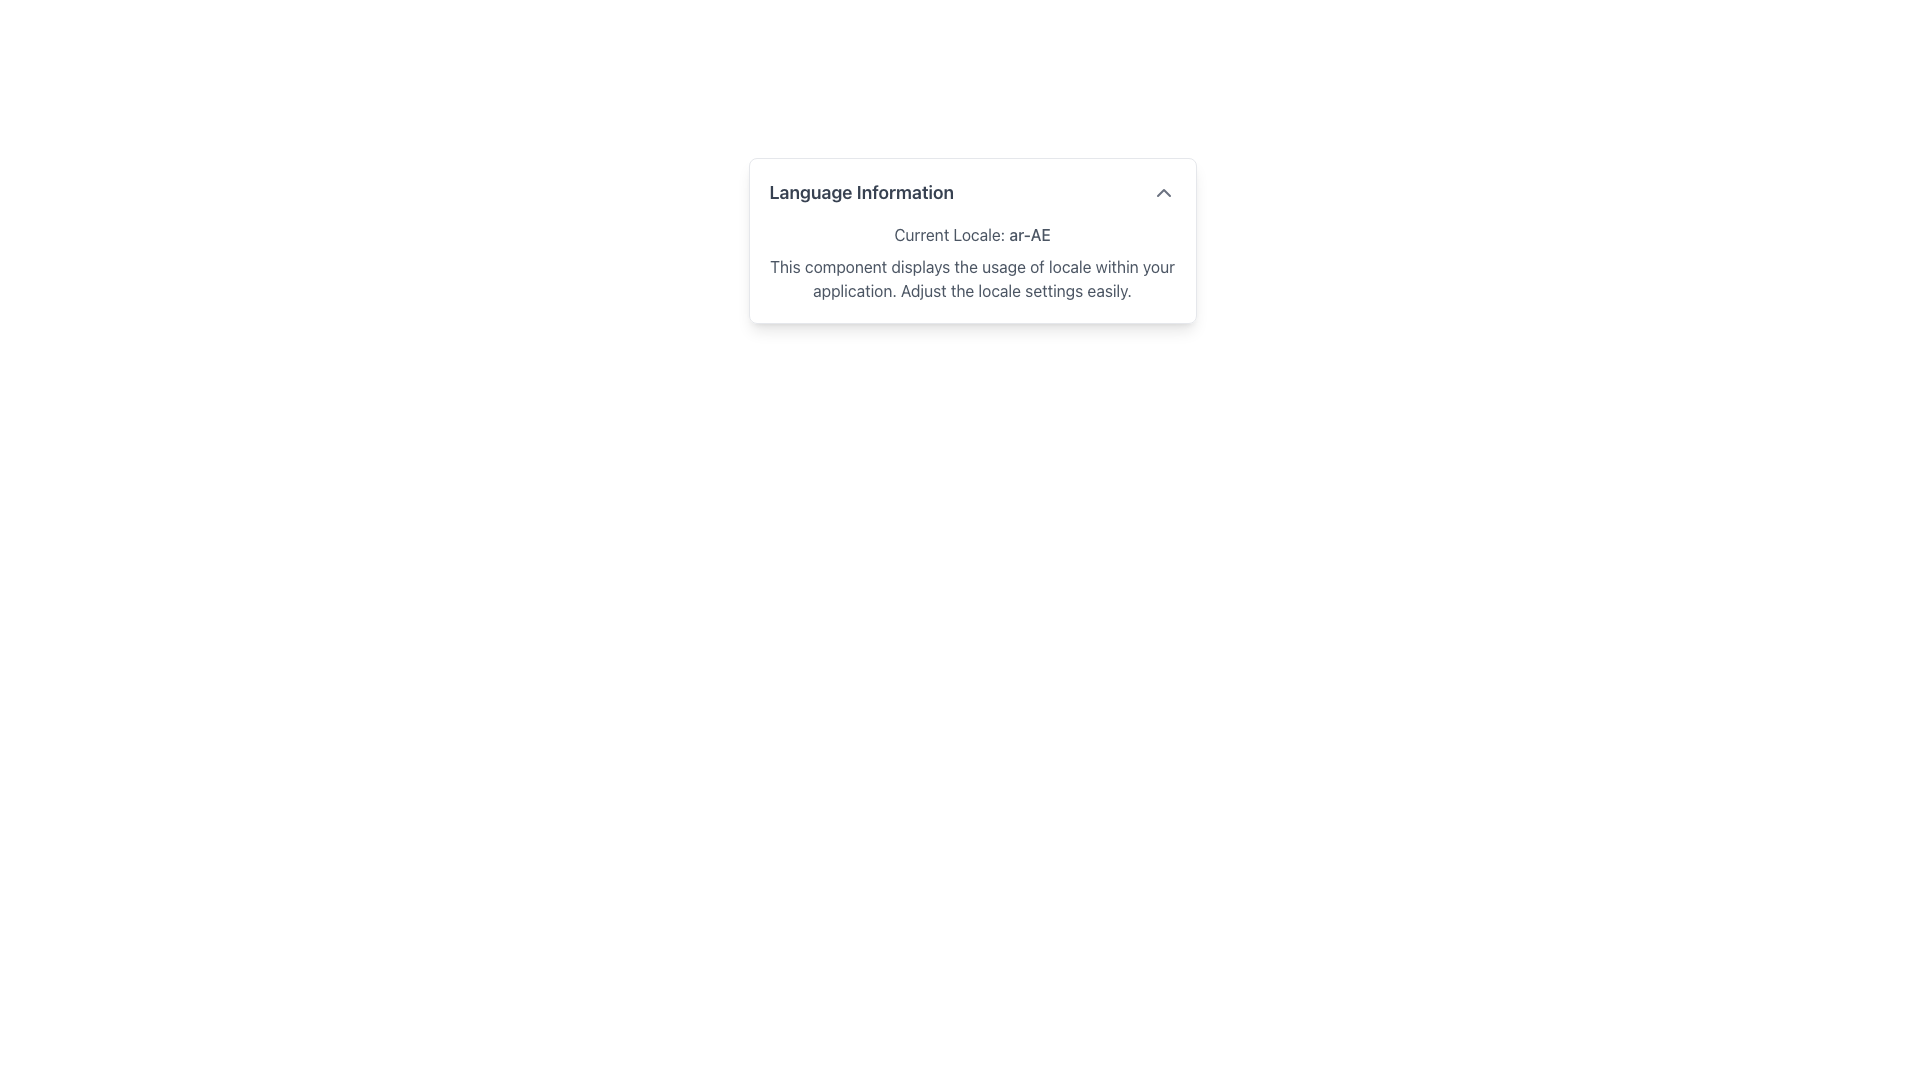 The height and width of the screenshot is (1080, 1920). I want to click on the Text Label displaying 'Current Locale: ar-AE', which is located below the 'Language Information' title, so click(972, 234).